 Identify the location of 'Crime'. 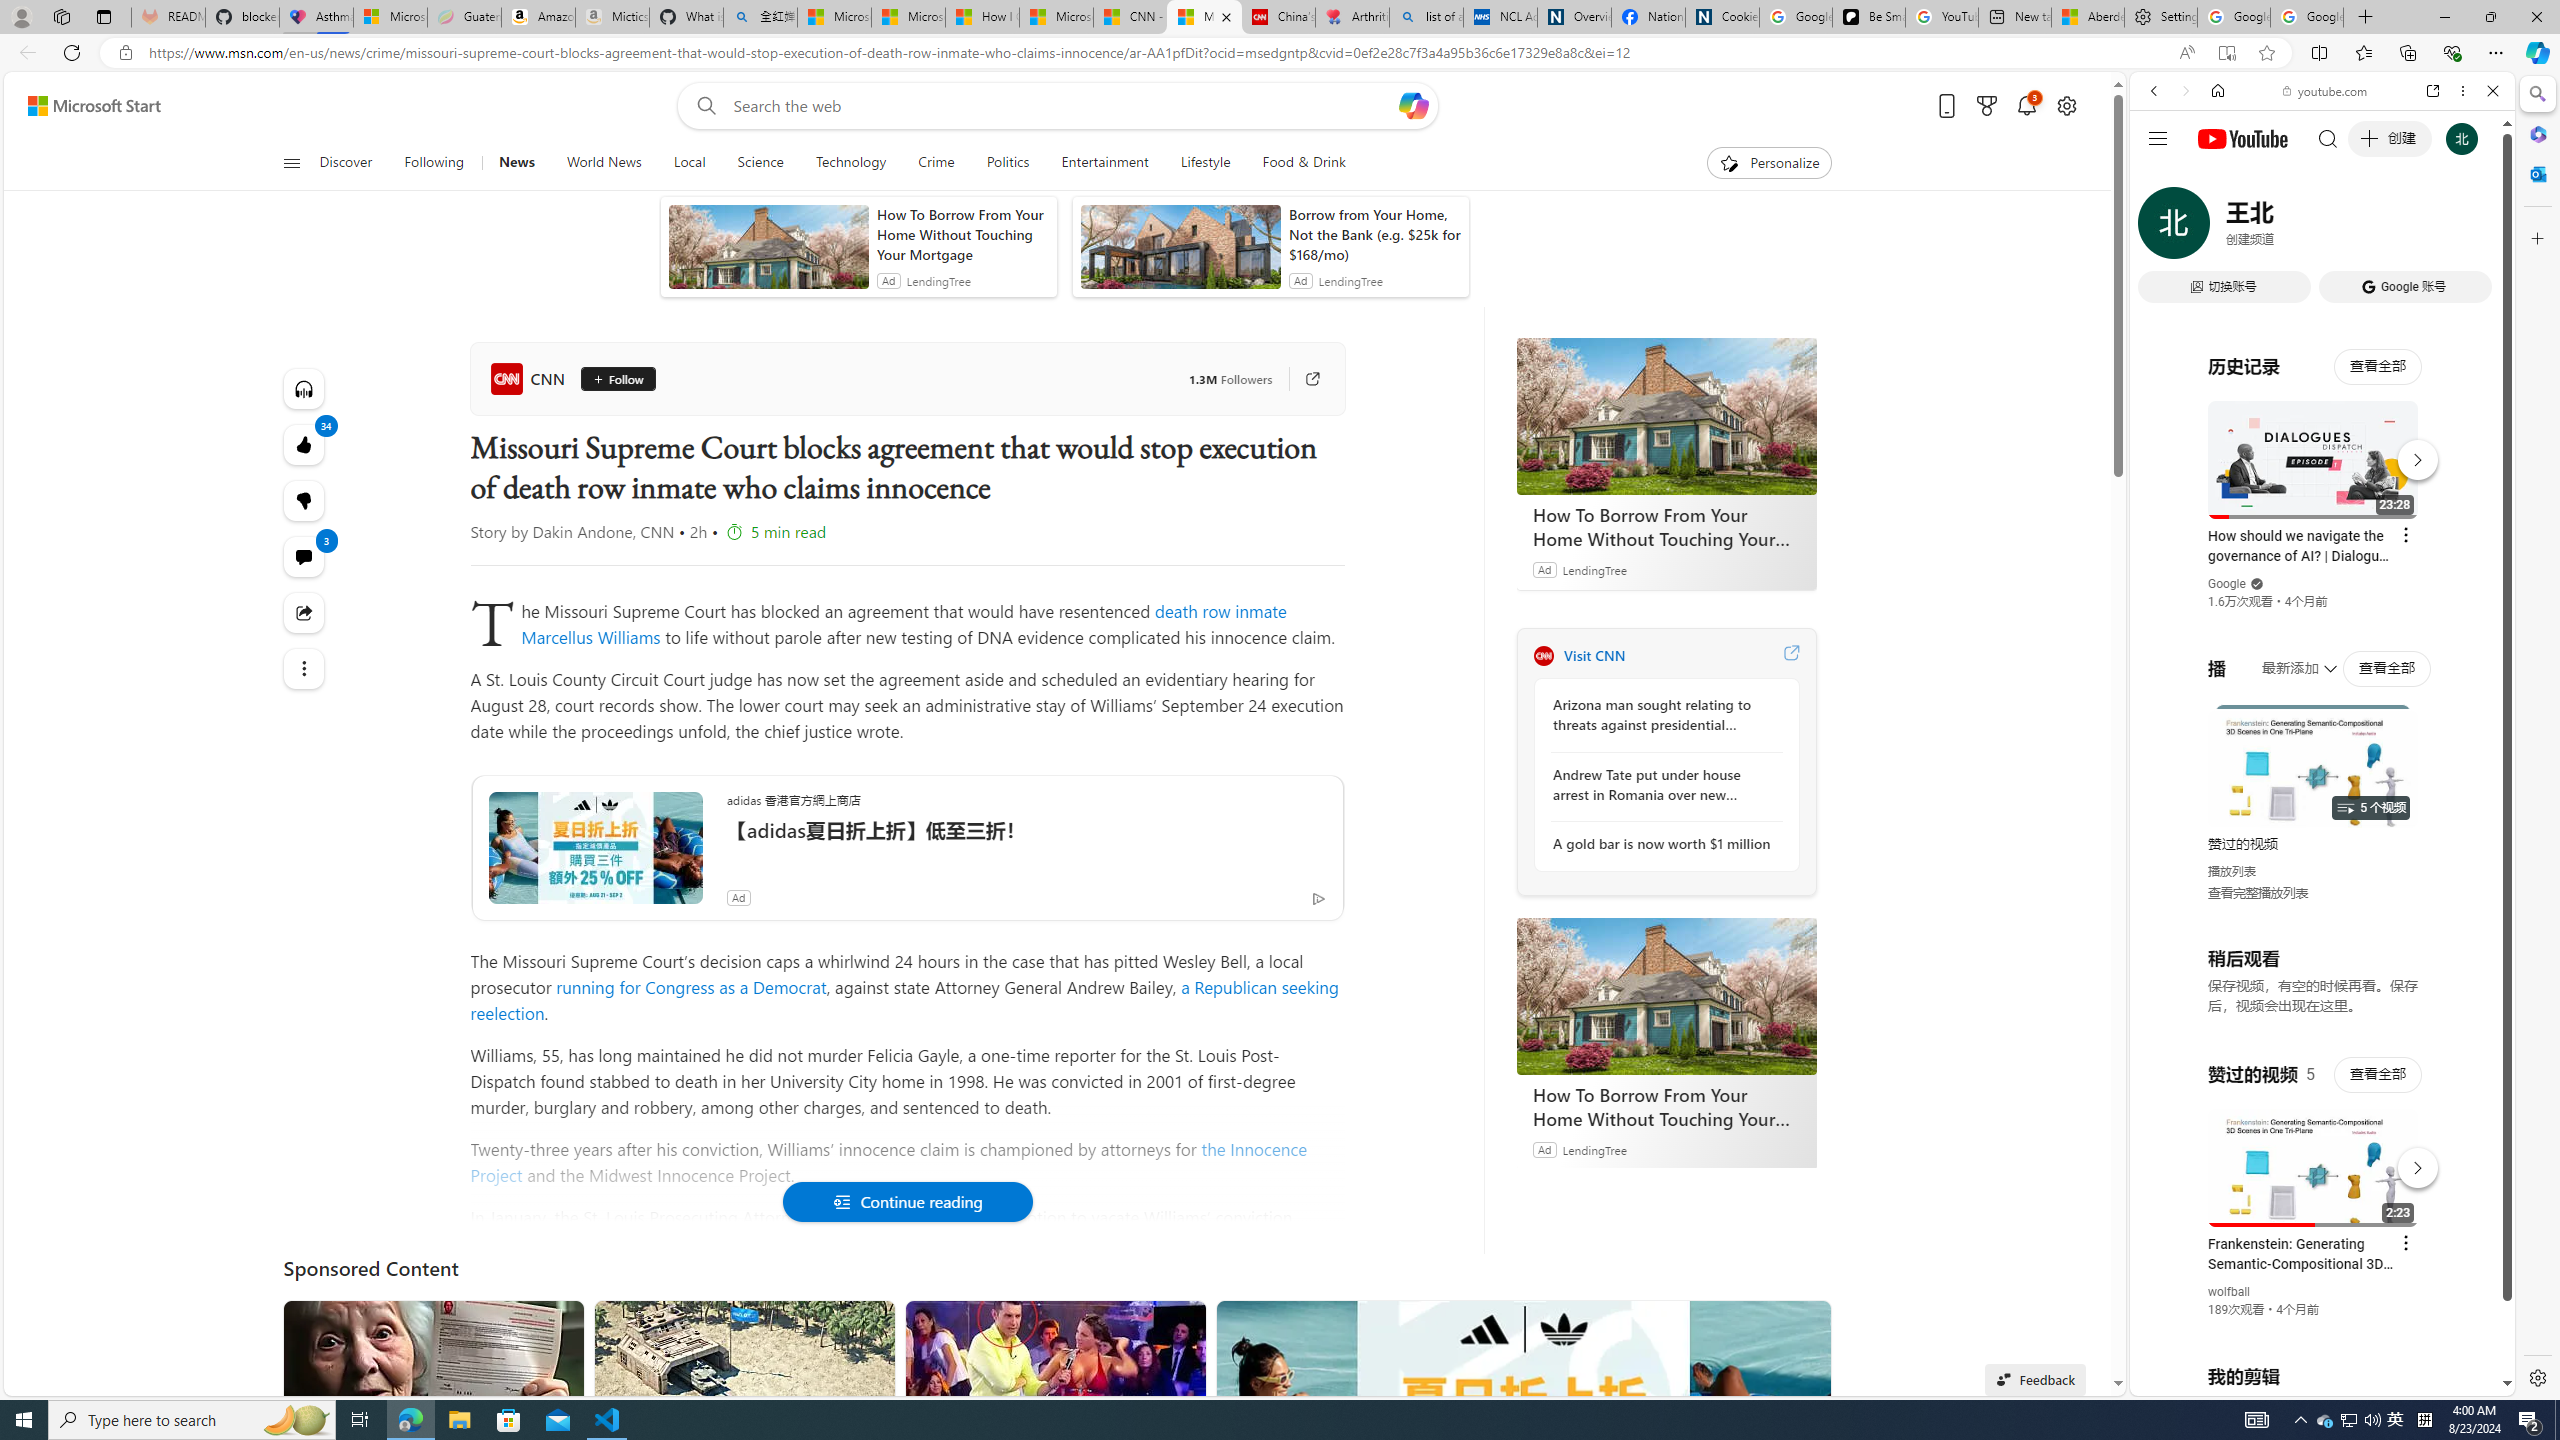
(934, 162).